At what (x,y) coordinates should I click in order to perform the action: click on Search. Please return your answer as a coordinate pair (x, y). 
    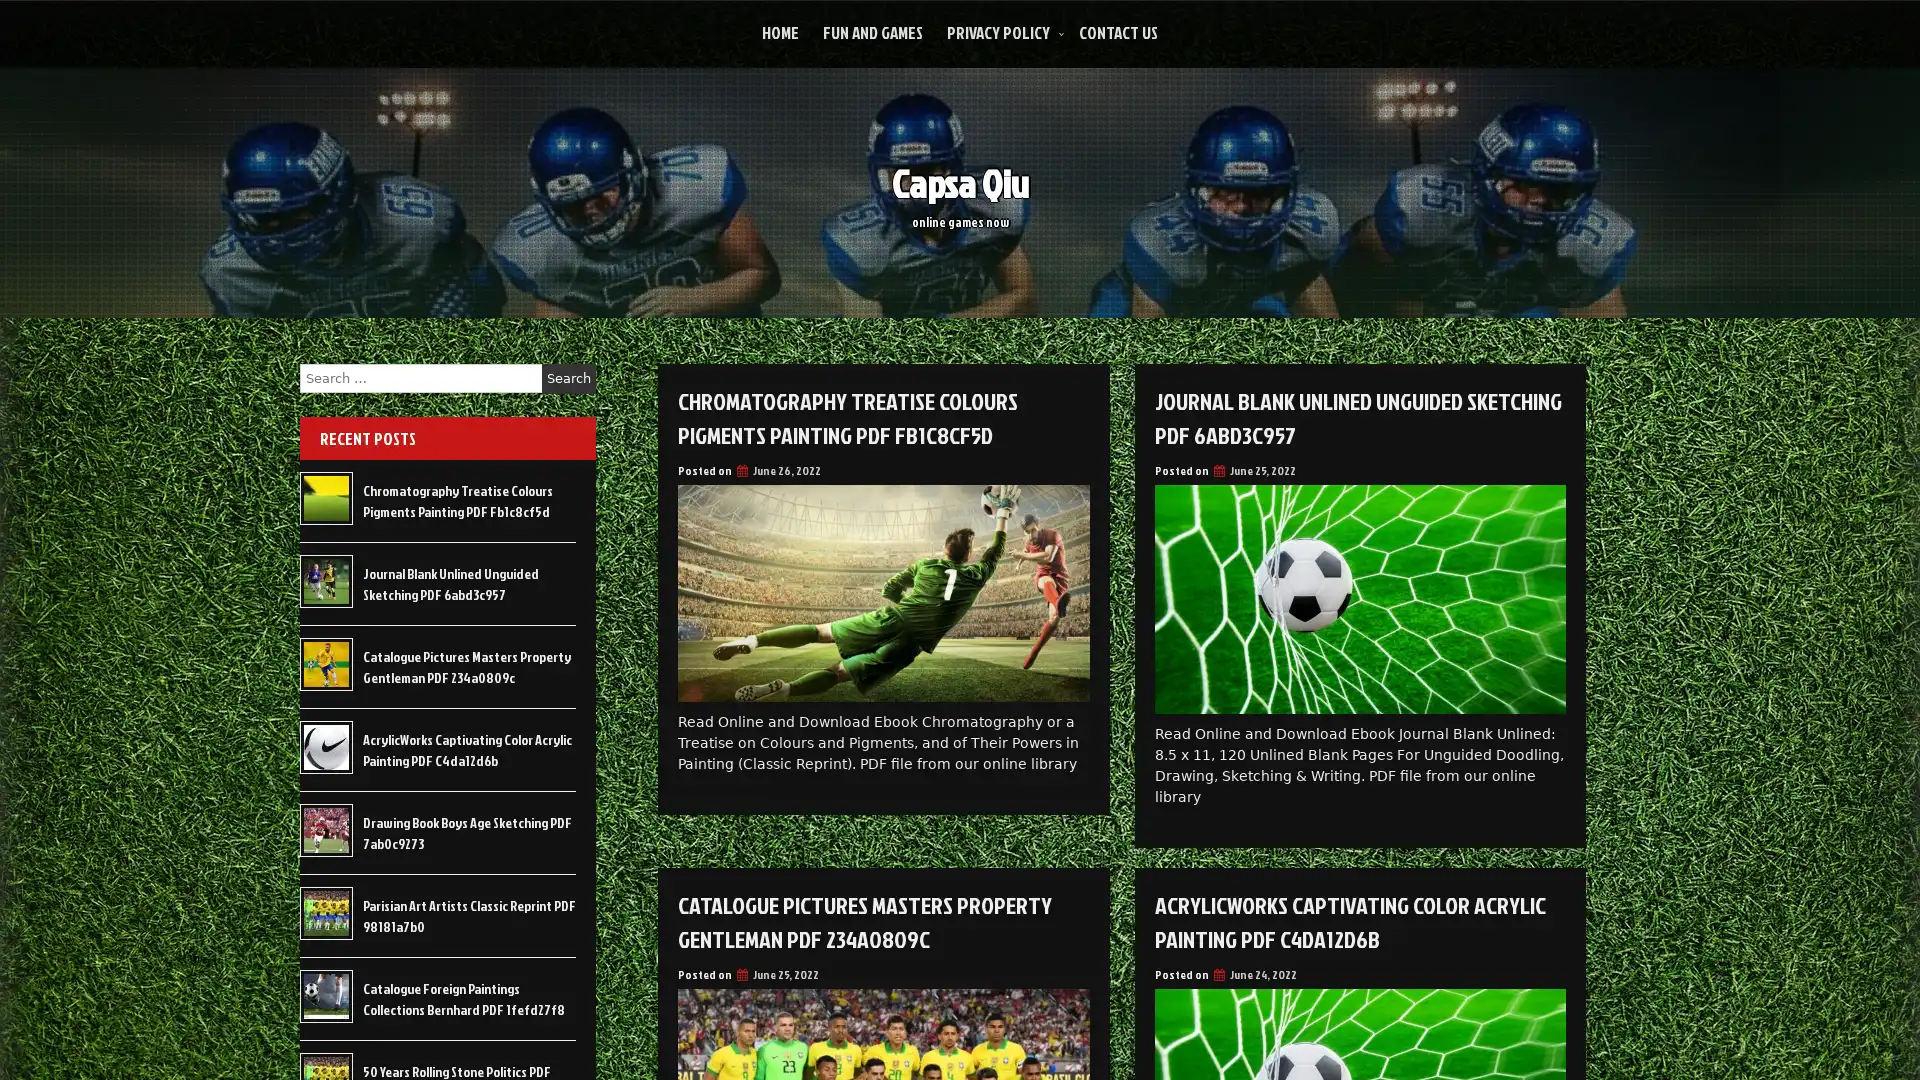
    Looking at the image, I should click on (568, 378).